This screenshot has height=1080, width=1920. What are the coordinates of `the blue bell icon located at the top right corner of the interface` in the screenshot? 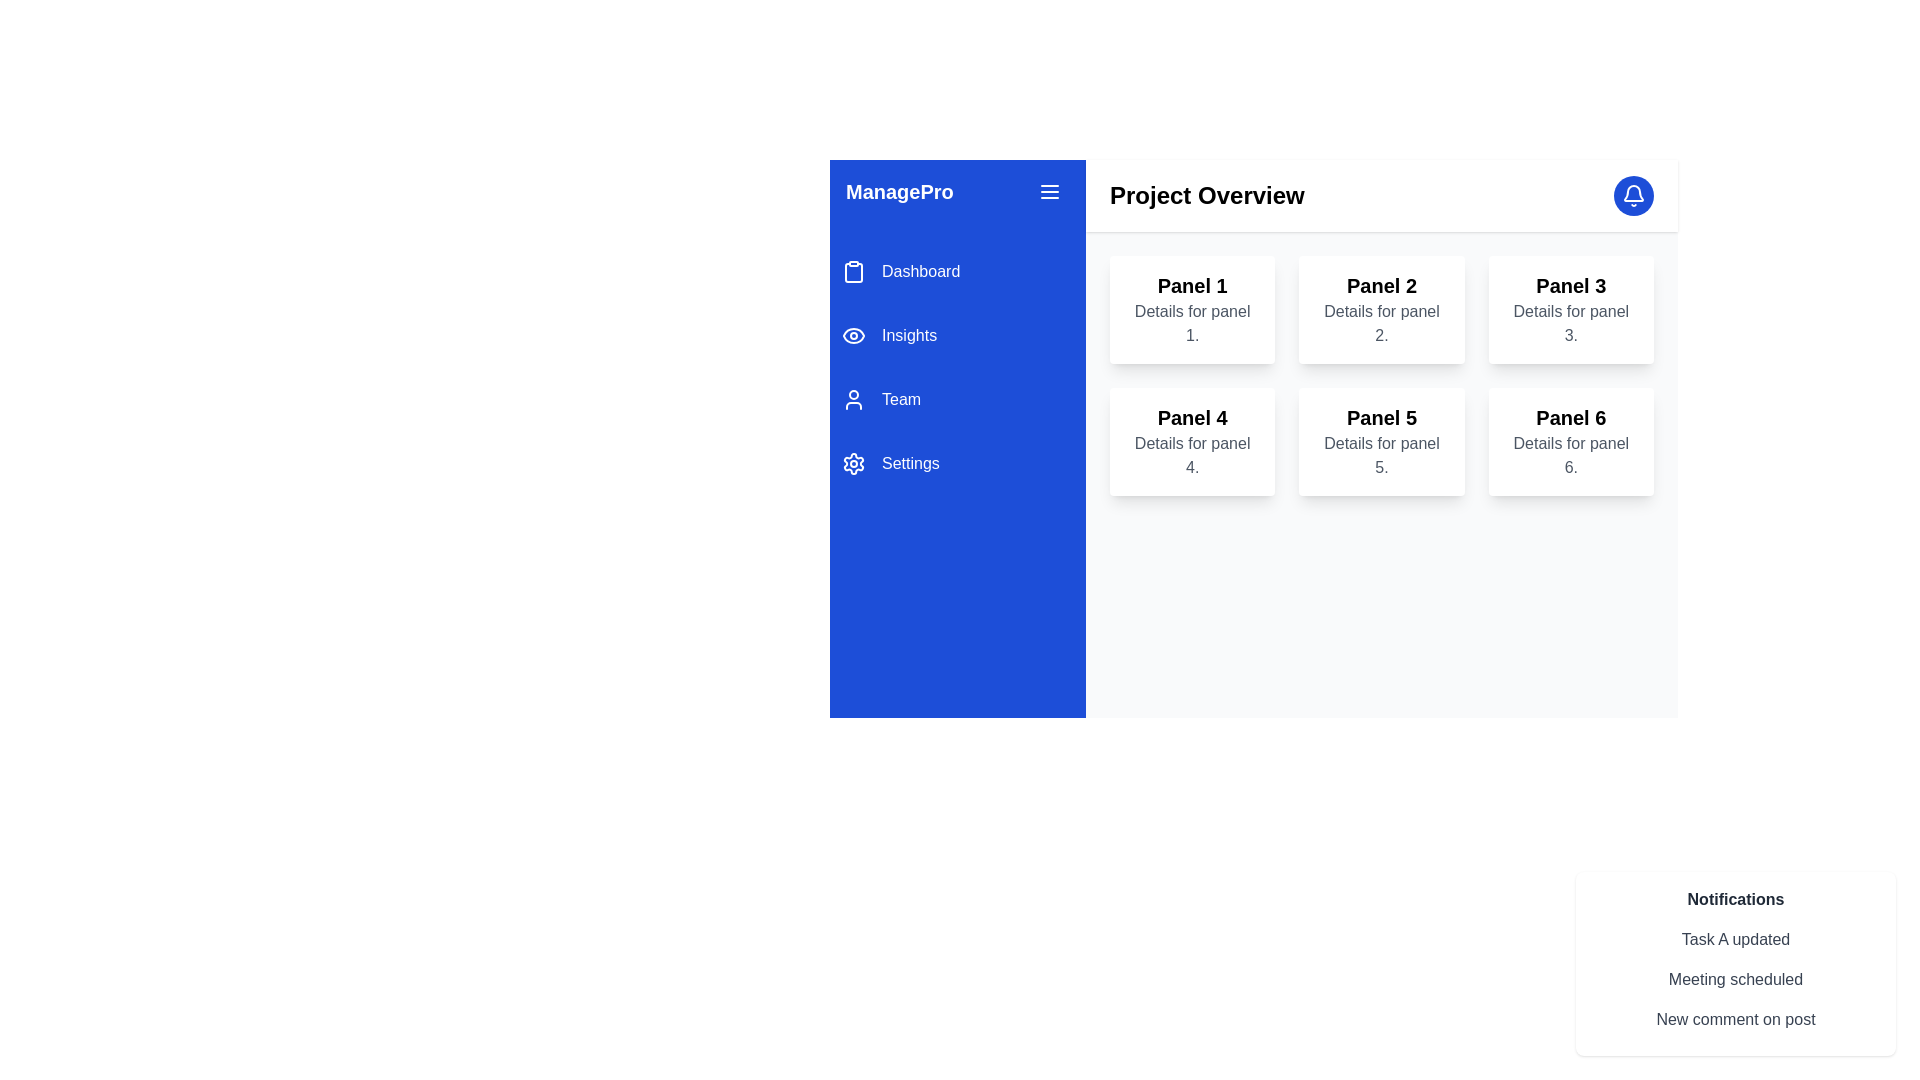 It's located at (1633, 196).